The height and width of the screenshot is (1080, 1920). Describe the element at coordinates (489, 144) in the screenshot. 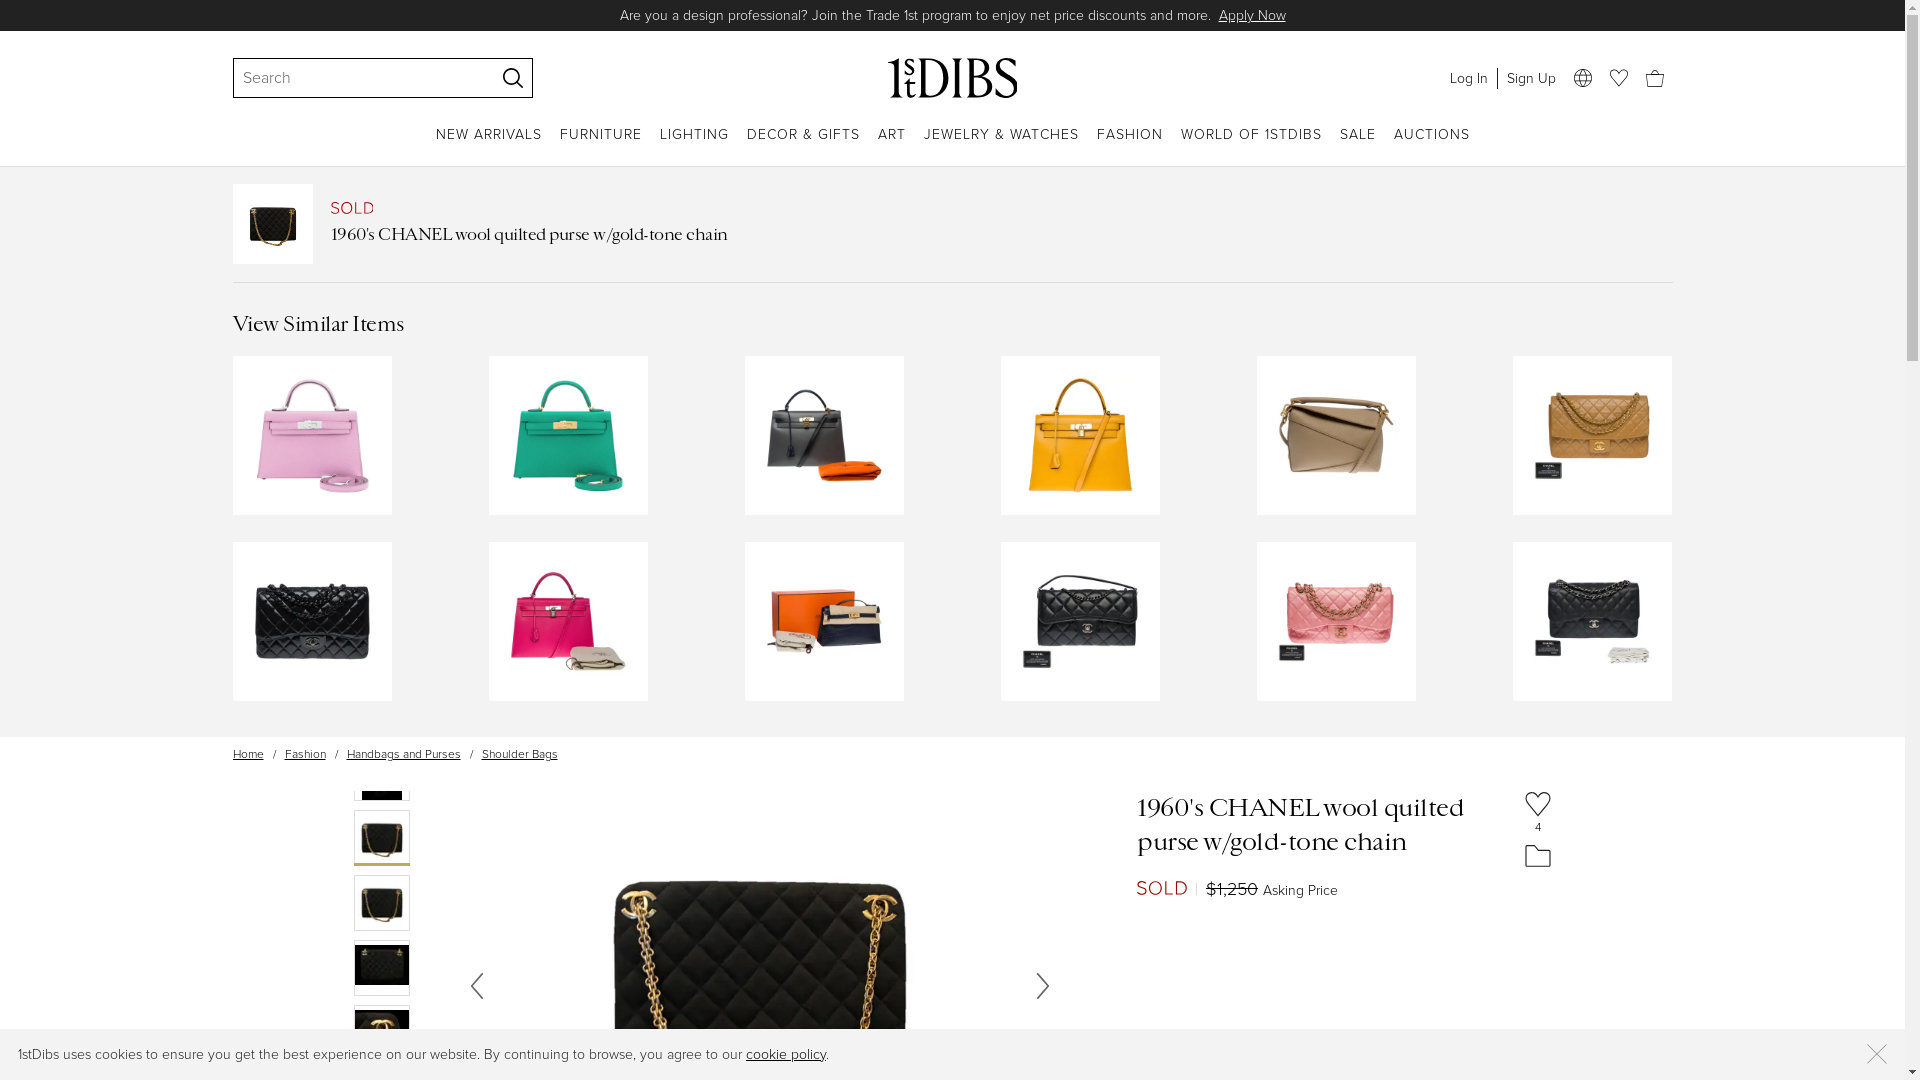

I see `'NEW ARRIVALS'` at that location.